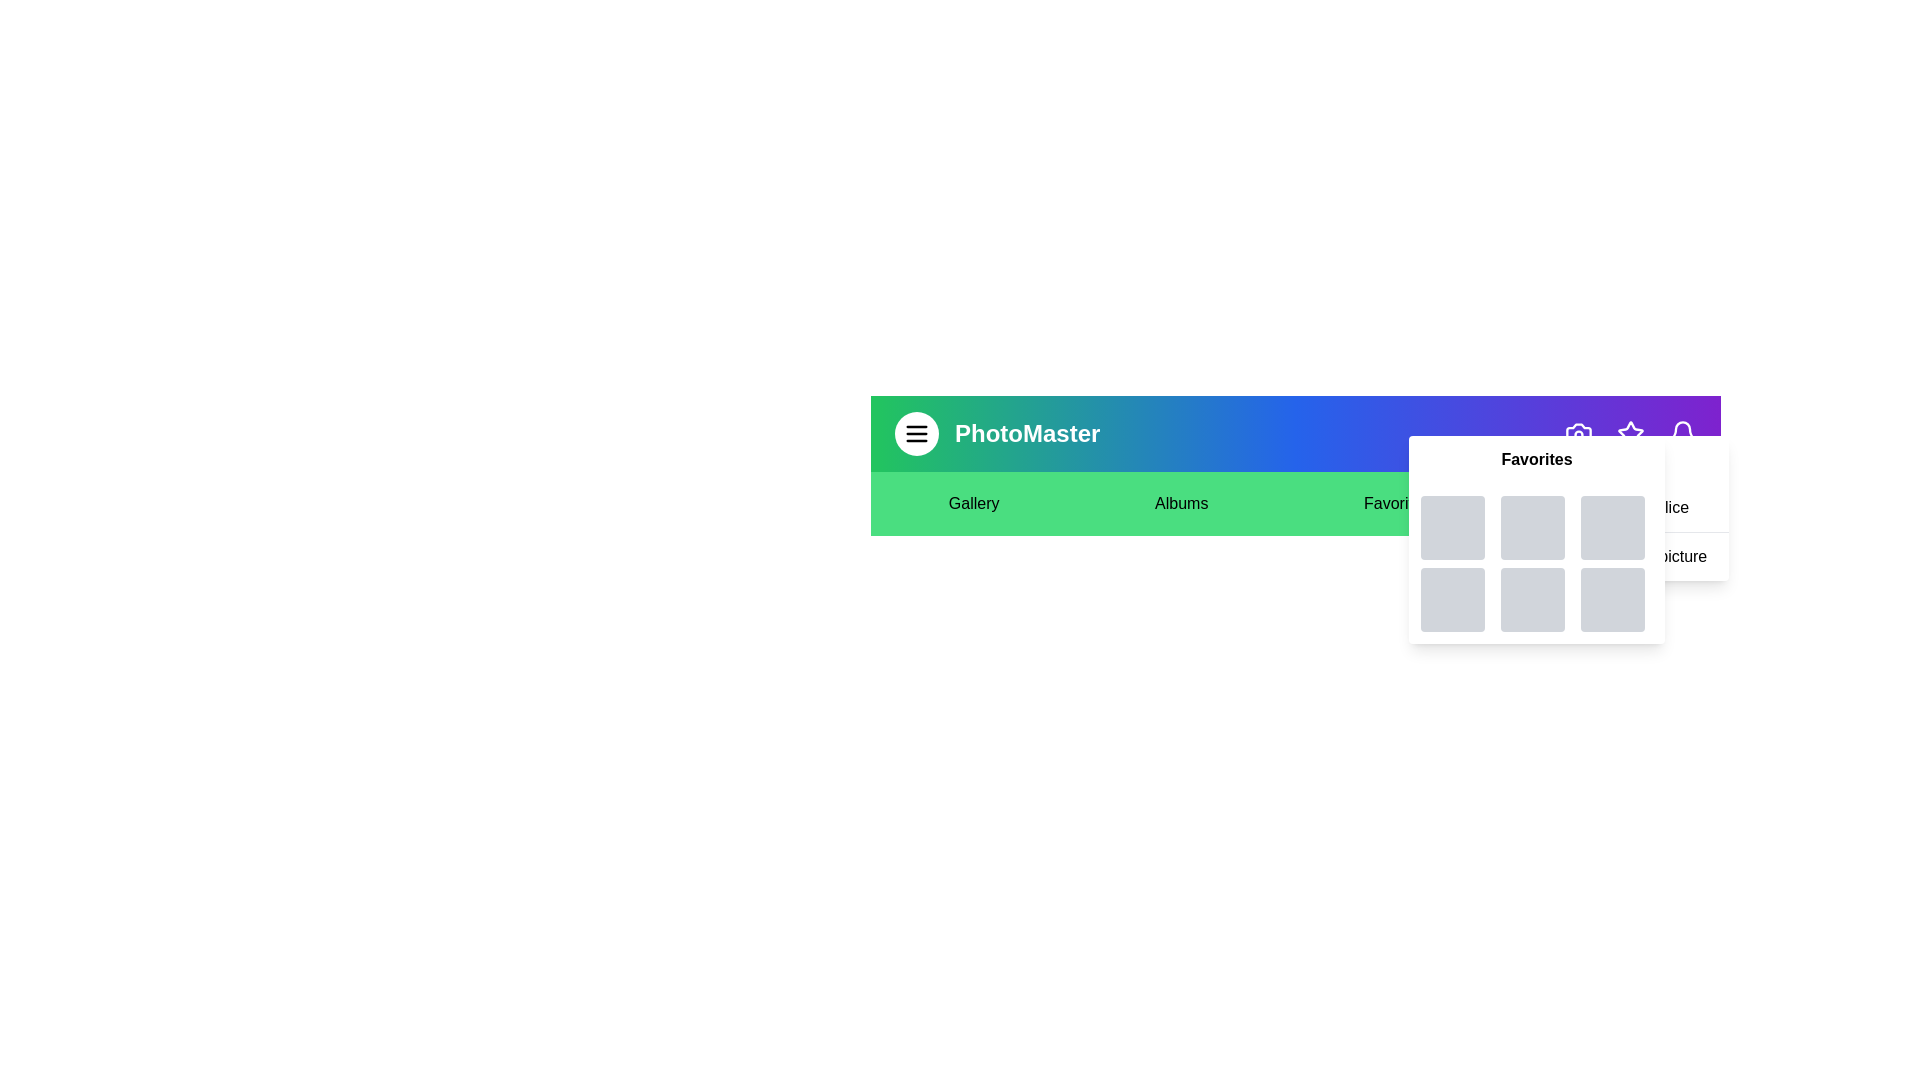 This screenshot has height=1080, width=1920. What do you see at coordinates (1578, 433) in the screenshot?
I see `the camera icon to perform the associated action` at bounding box center [1578, 433].